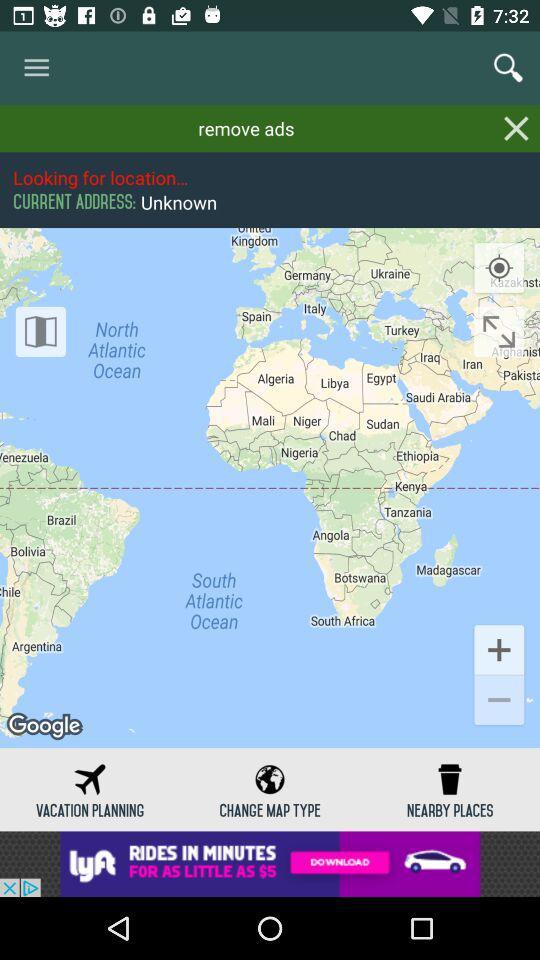 The width and height of the screenshot is (540, 960). Describe the element at coordinates (498, 267) in the screenshot. I see `the location_crosshair icon` at that location.